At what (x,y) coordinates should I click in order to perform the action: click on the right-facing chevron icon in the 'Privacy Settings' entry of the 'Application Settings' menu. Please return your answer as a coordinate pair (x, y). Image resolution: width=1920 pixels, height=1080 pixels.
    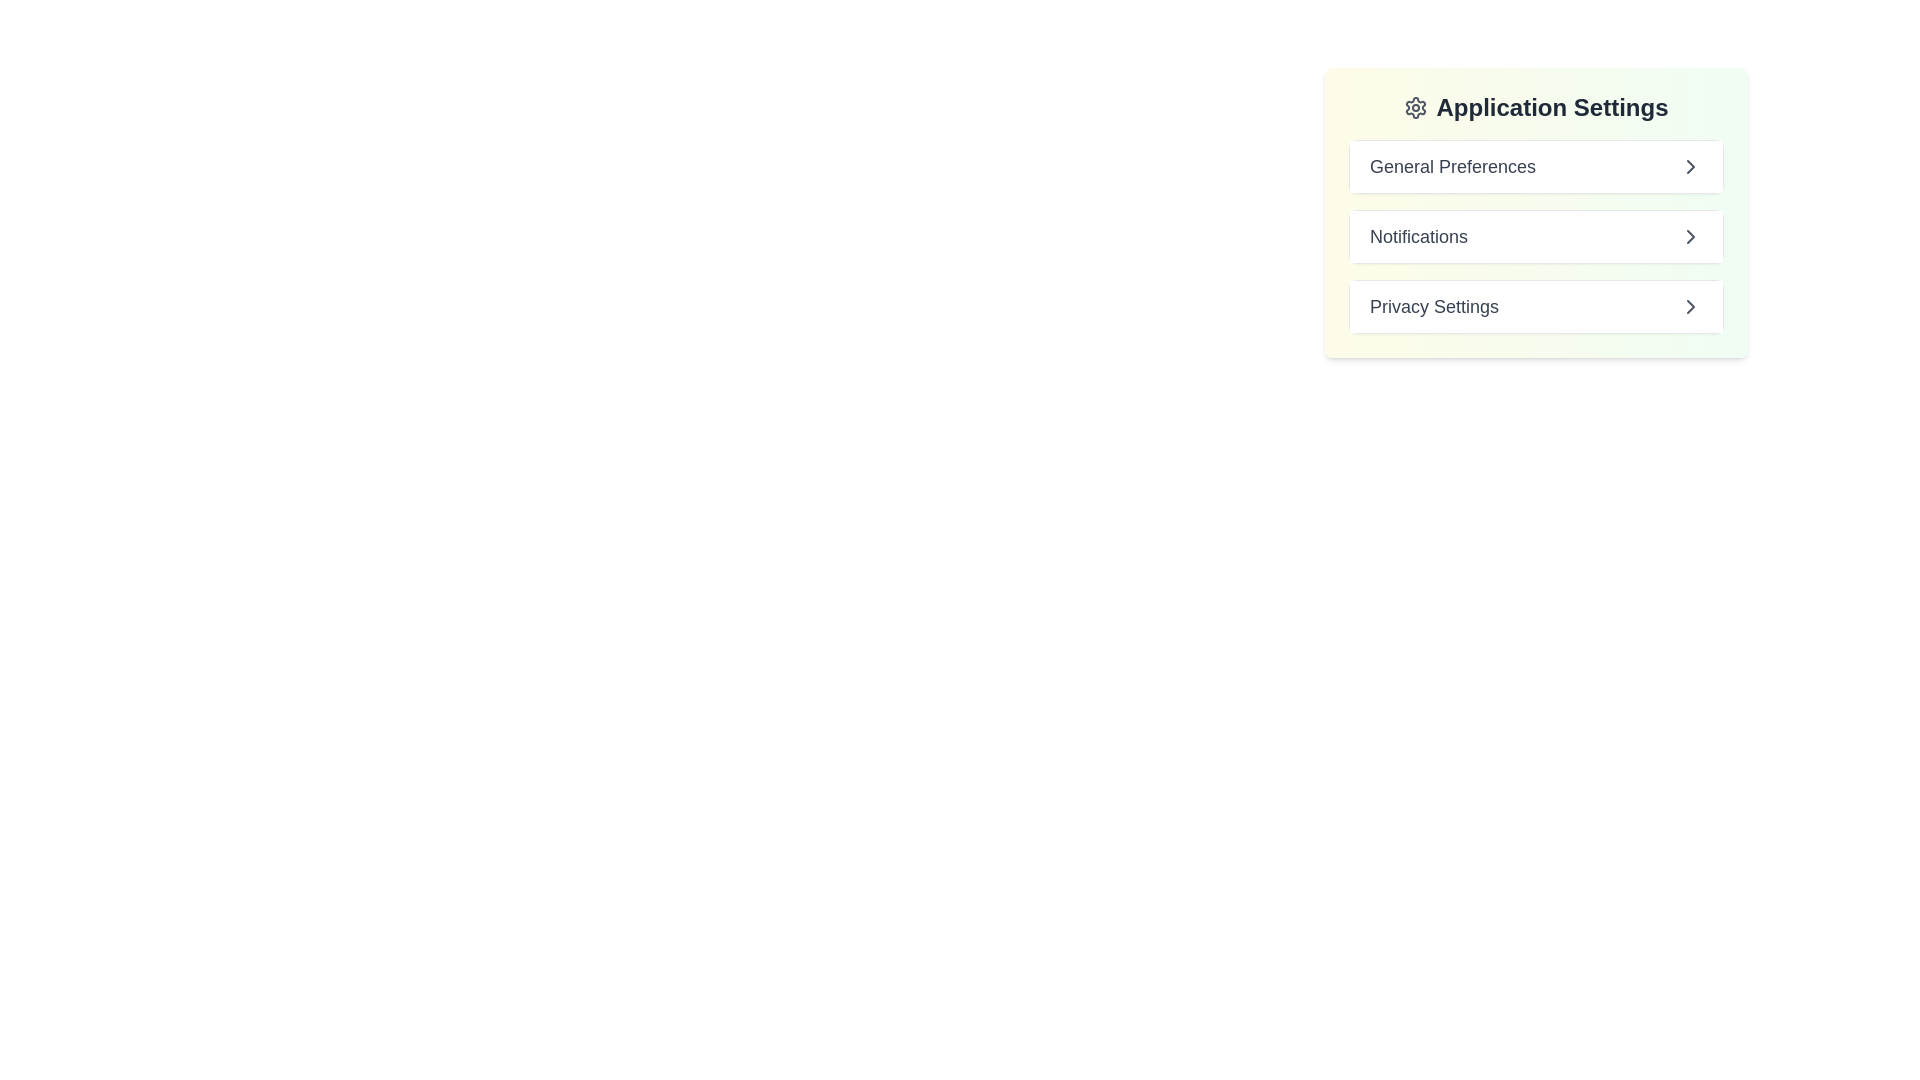
    Looking at the image, I should click on (1689, 307).